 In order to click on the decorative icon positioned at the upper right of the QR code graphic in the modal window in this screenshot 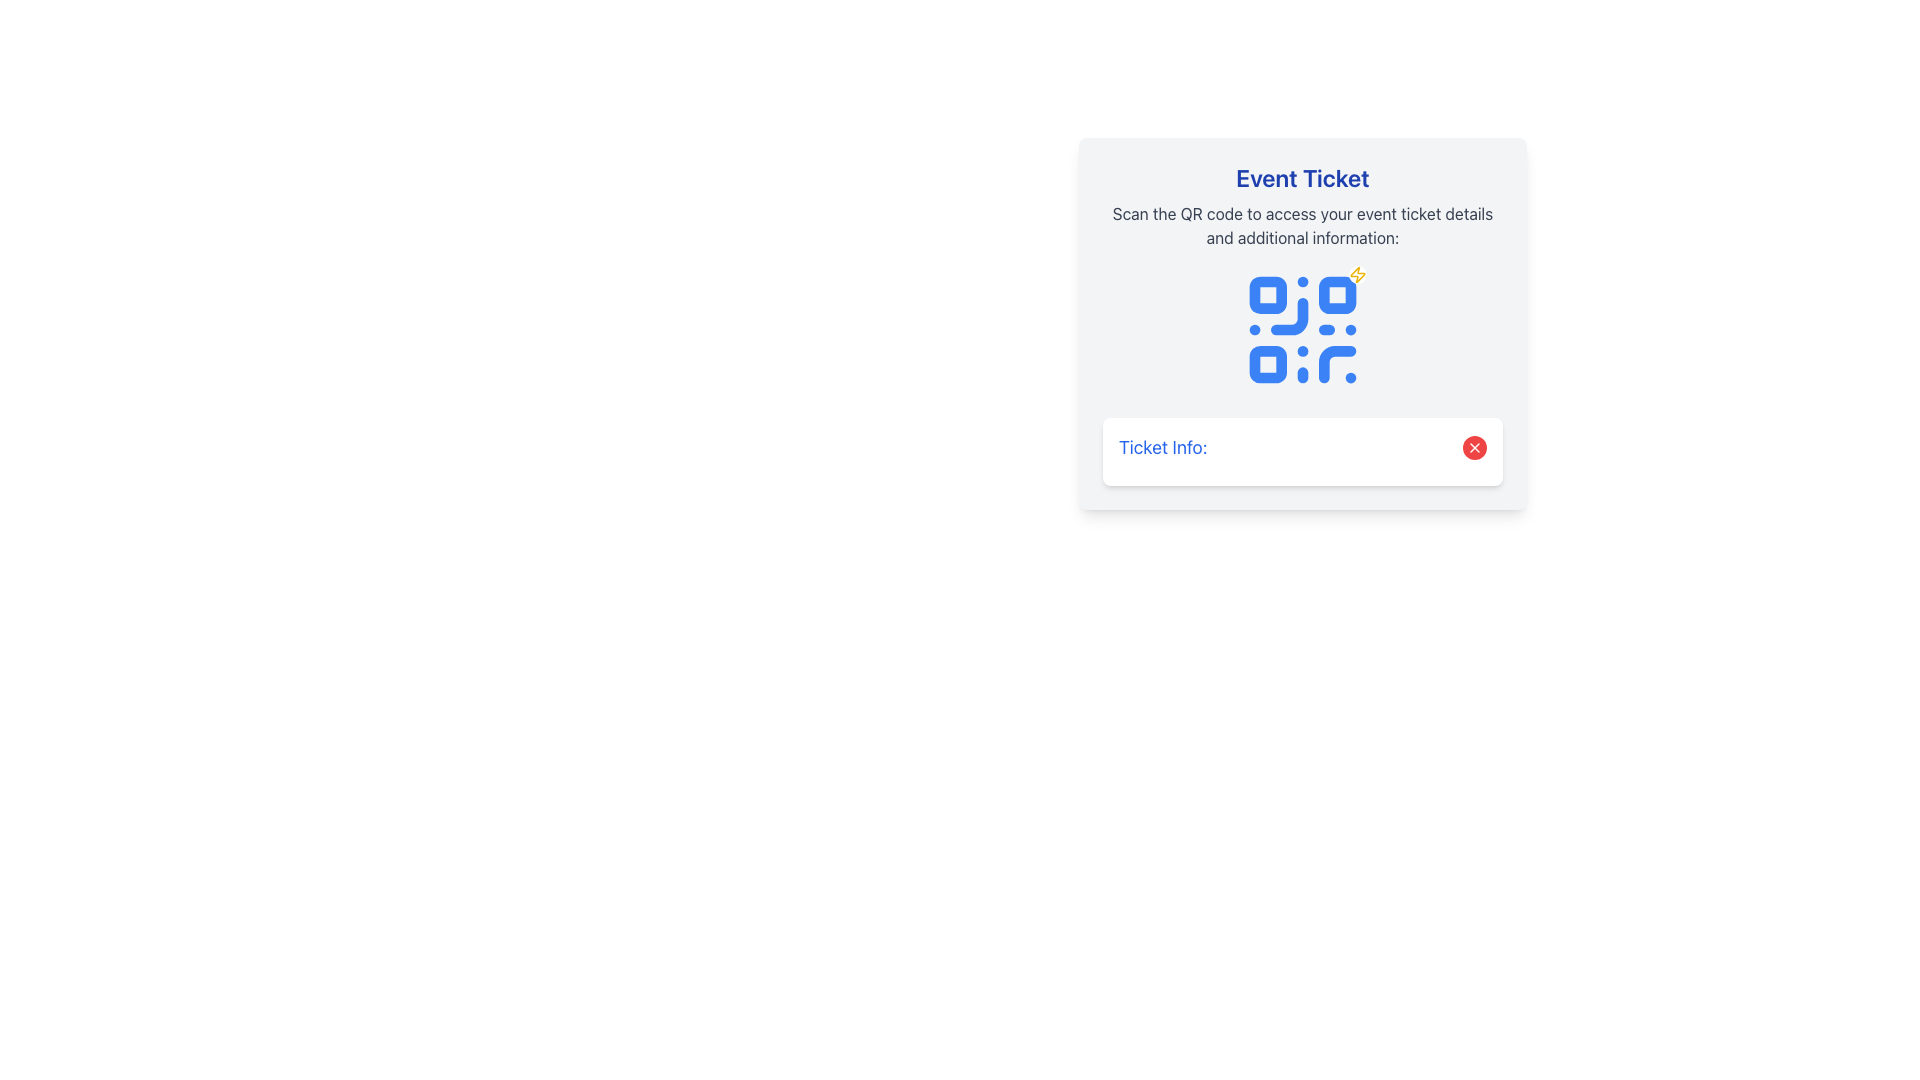, I will do `click(1358, 274)`.